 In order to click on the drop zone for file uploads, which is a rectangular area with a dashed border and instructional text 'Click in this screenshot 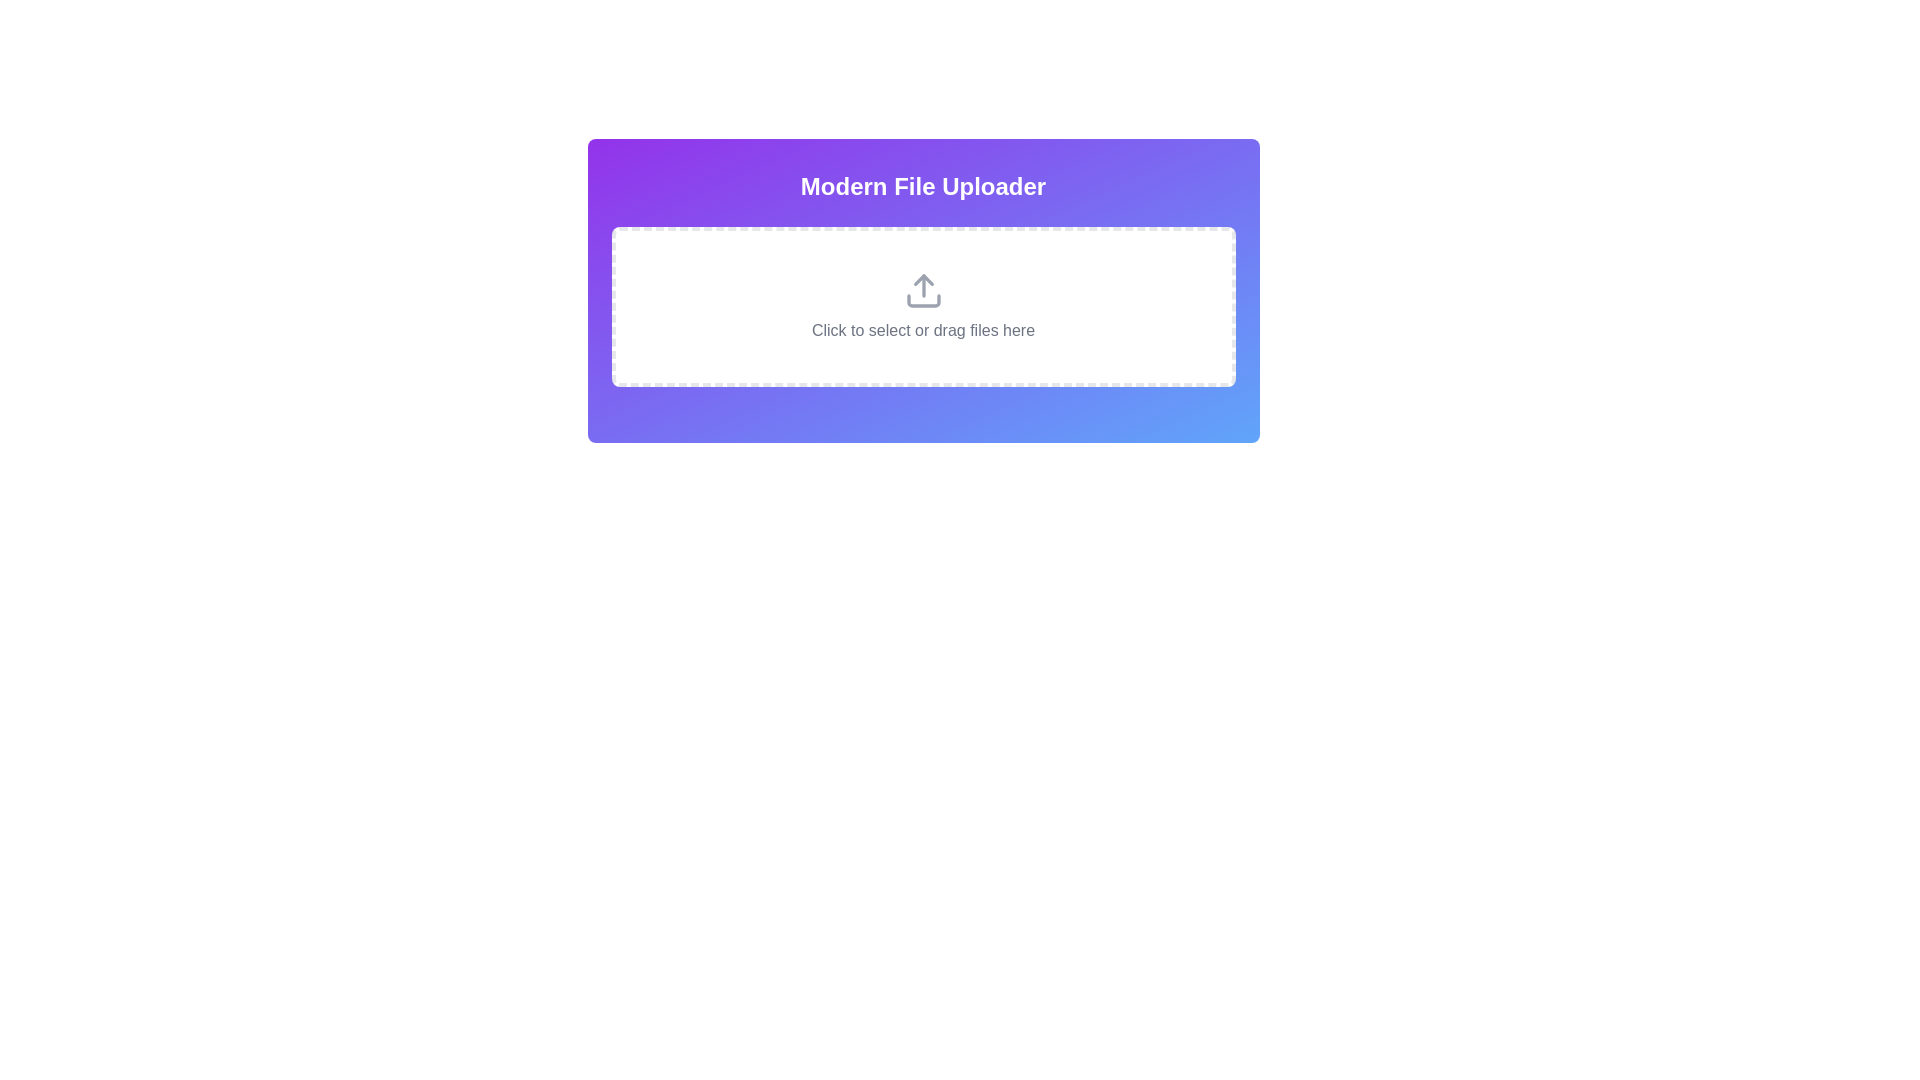, I will do `click(922, 307)`.